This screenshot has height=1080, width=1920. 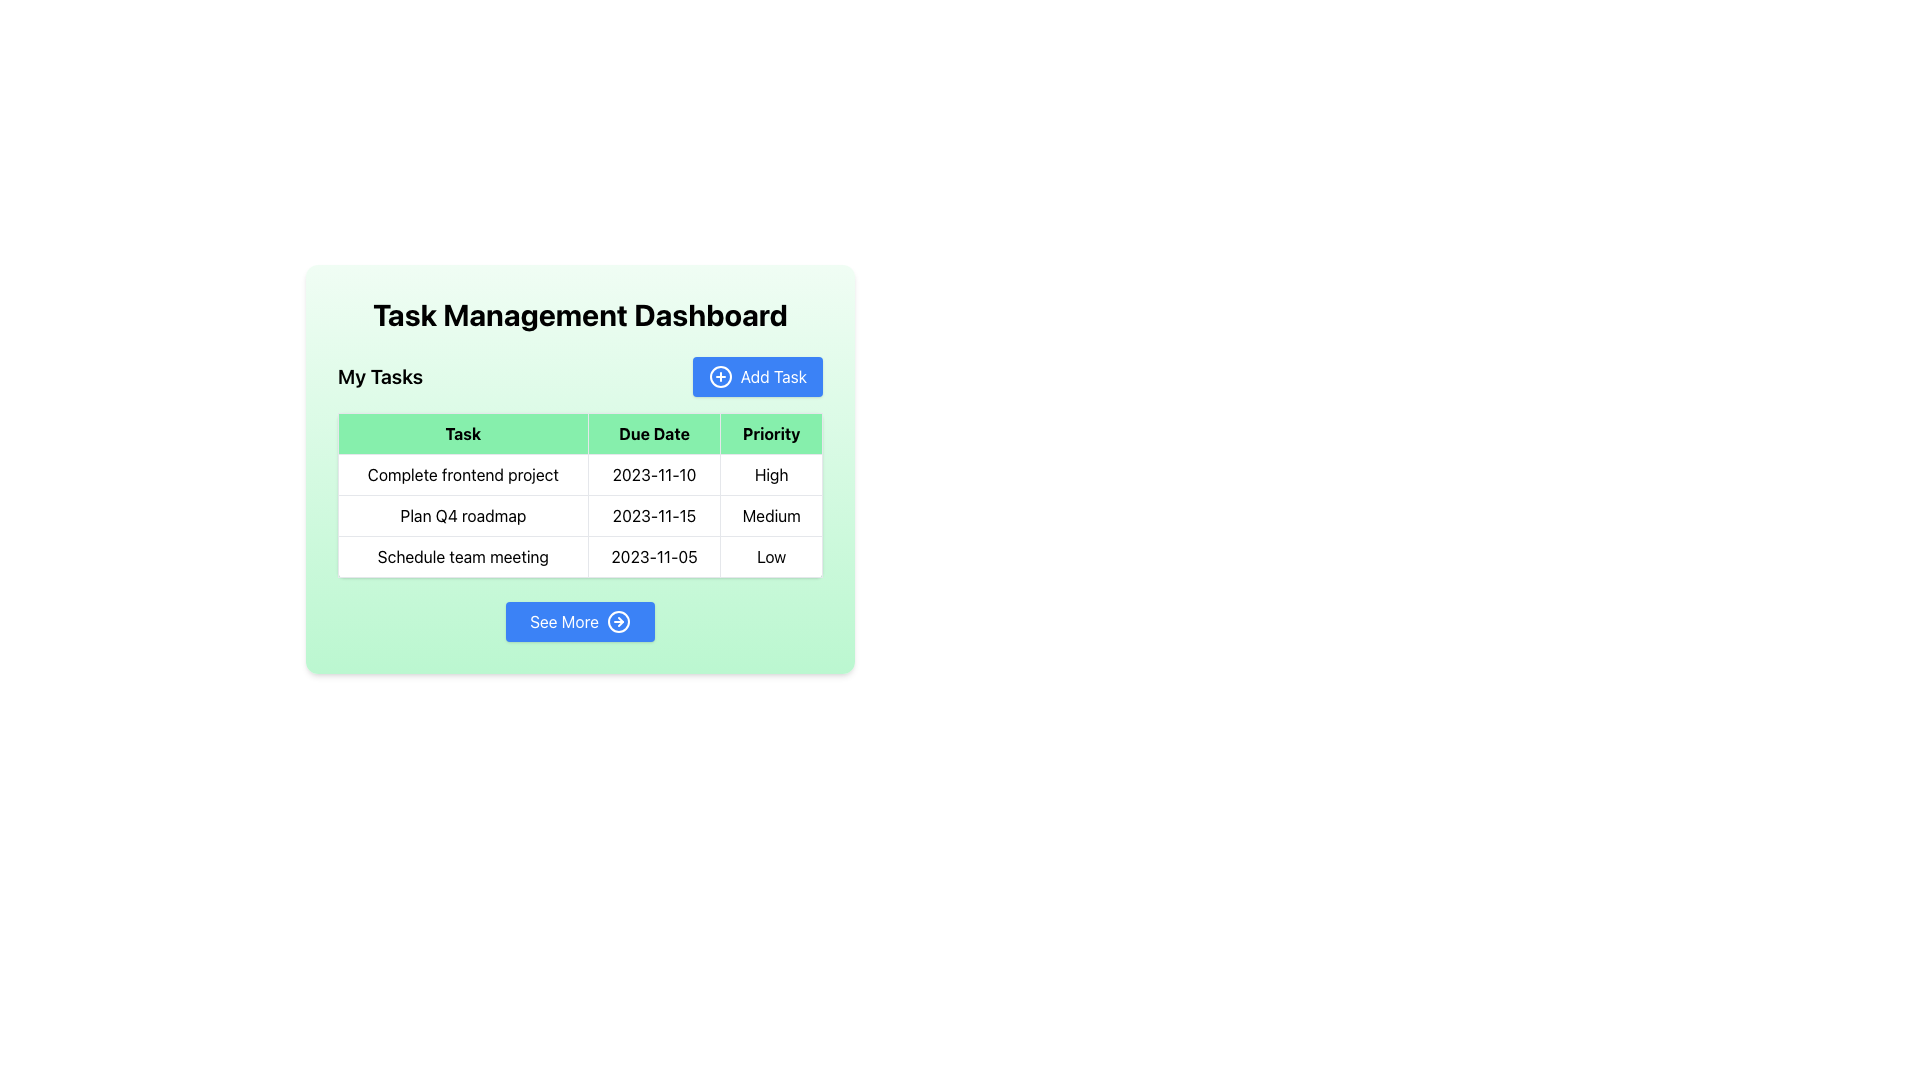 I want to click on the second row of the task table, which contains details for tracking tasks and is located beneath the 'Complete frontend project' row, so click(x=579, y=515).